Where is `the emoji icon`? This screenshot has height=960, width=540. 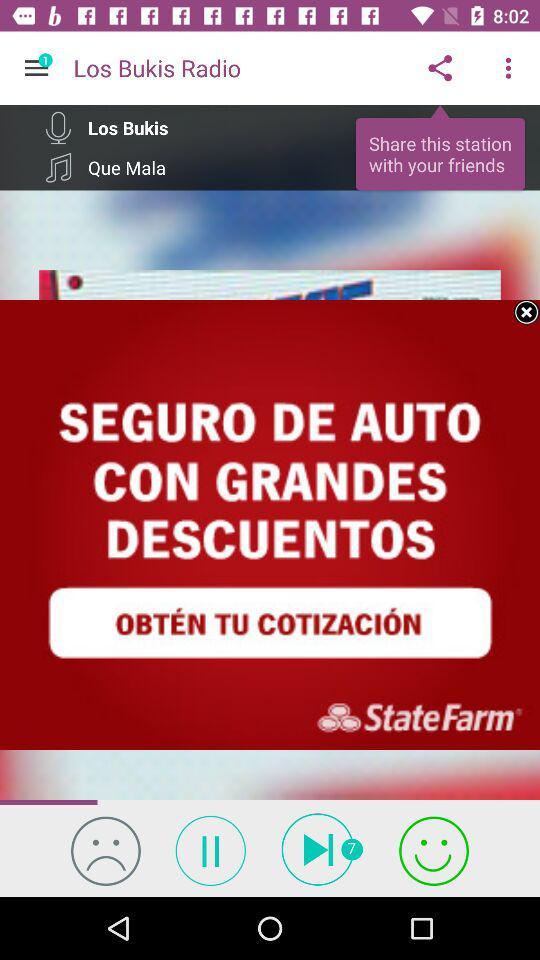
the emoji icon is located at coordinates (105, 849).